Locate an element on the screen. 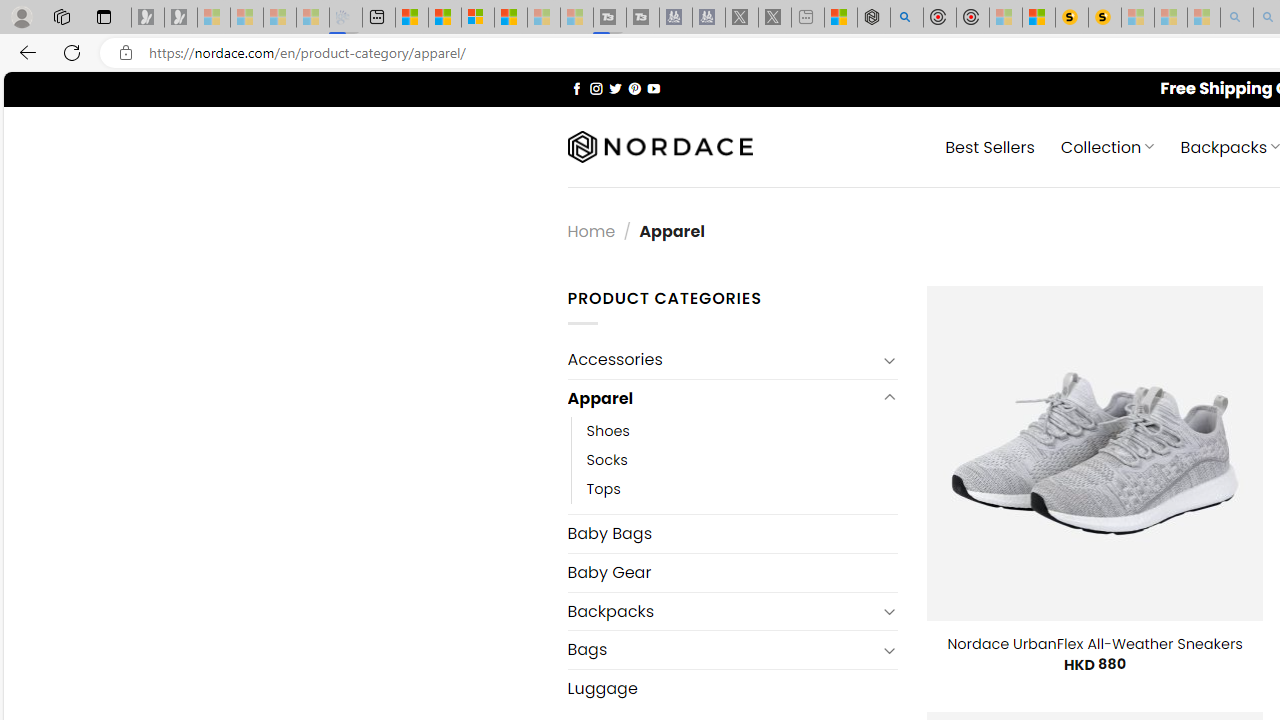 The image size is (1280, 720). 'Accessories' is located at coordinates (720, 360).